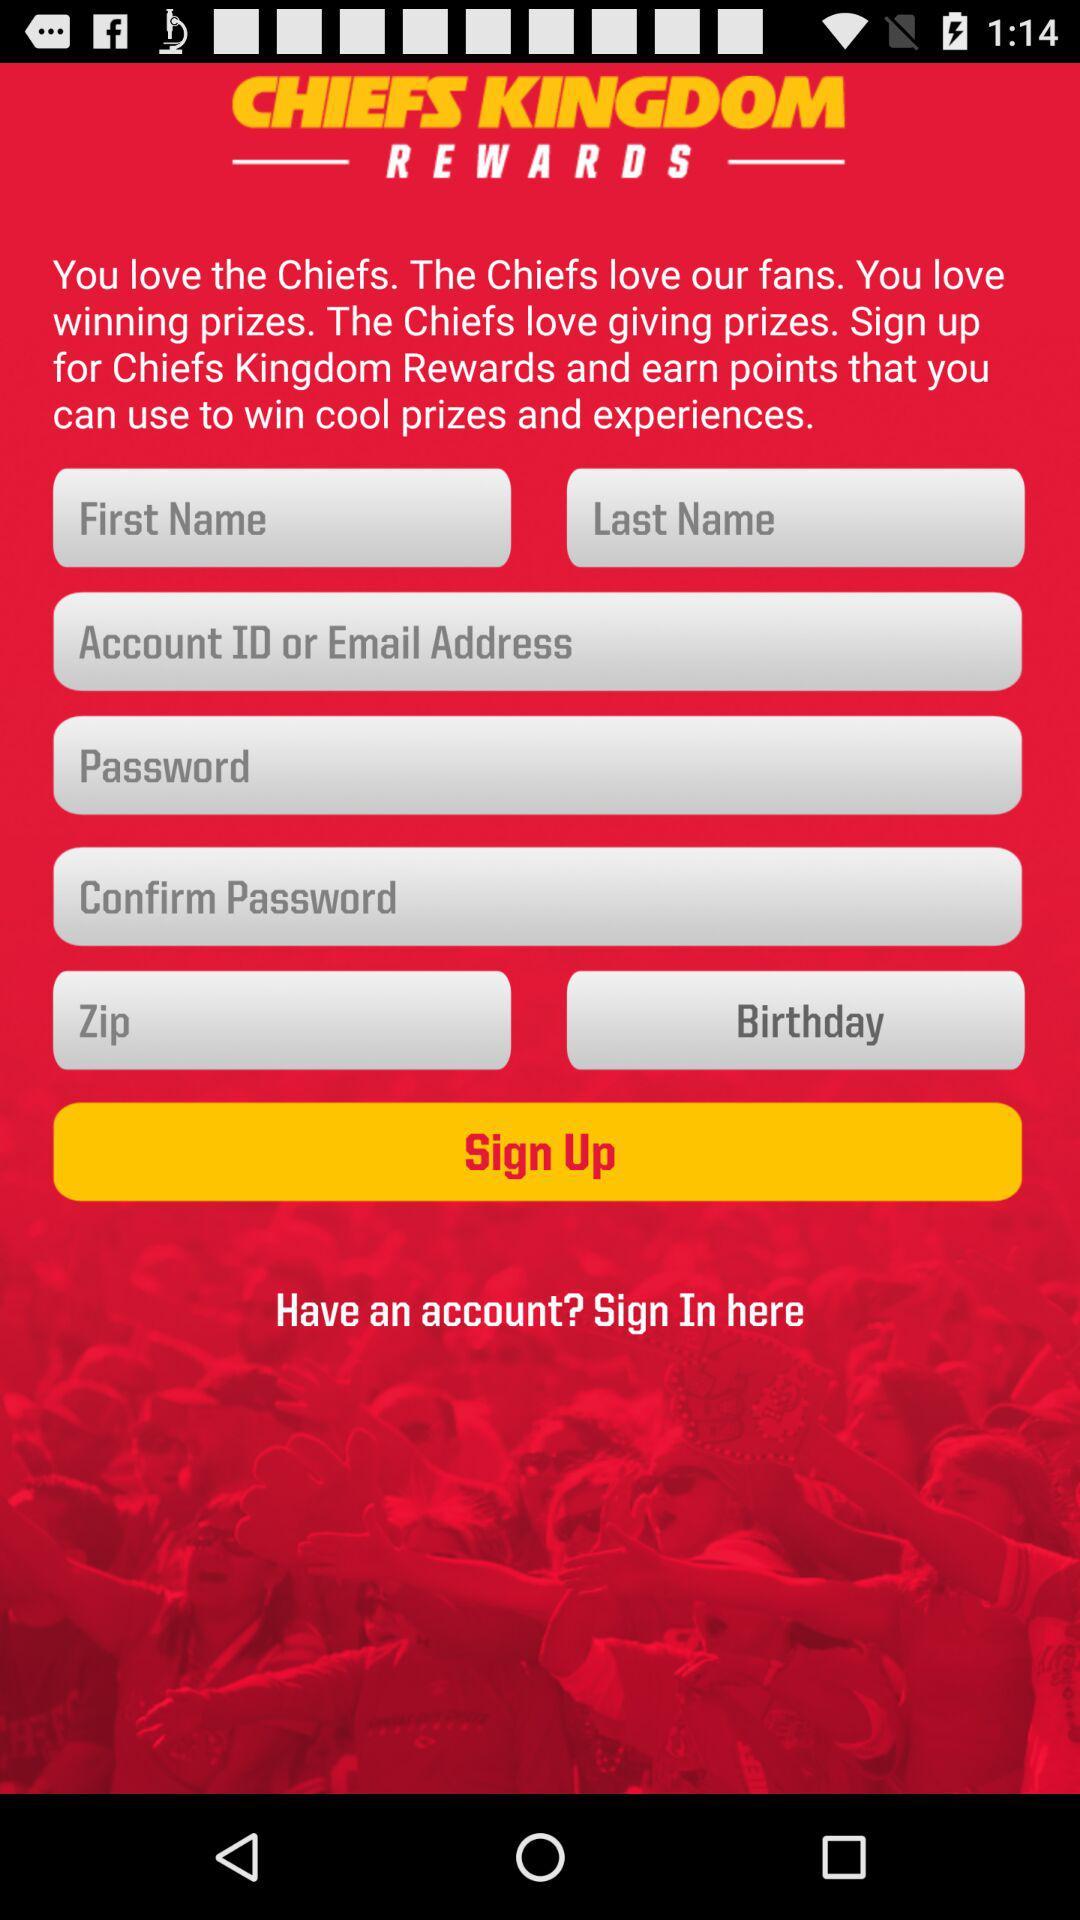 The width and height of the screenshot is (1080, 1920). I want to click on account id or email entry, so click(540, 642).